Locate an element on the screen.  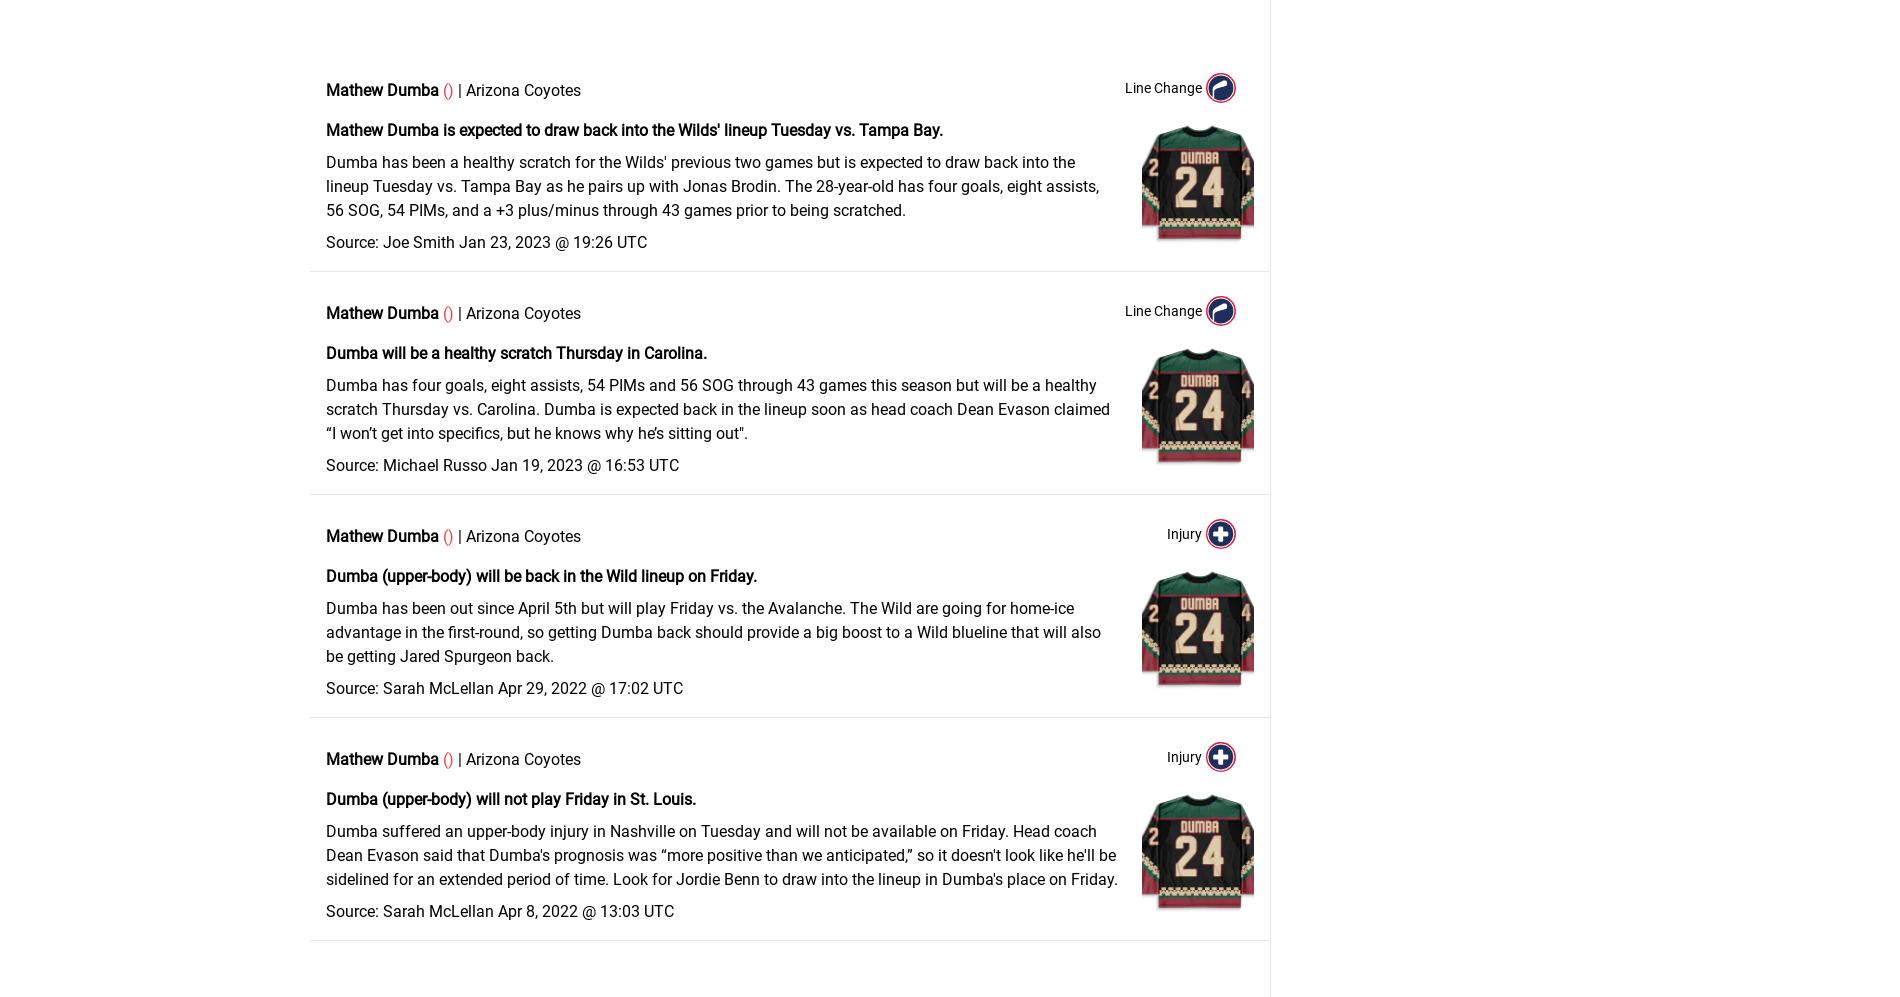
'Michael Russo' is located at coordinates (382, 465).